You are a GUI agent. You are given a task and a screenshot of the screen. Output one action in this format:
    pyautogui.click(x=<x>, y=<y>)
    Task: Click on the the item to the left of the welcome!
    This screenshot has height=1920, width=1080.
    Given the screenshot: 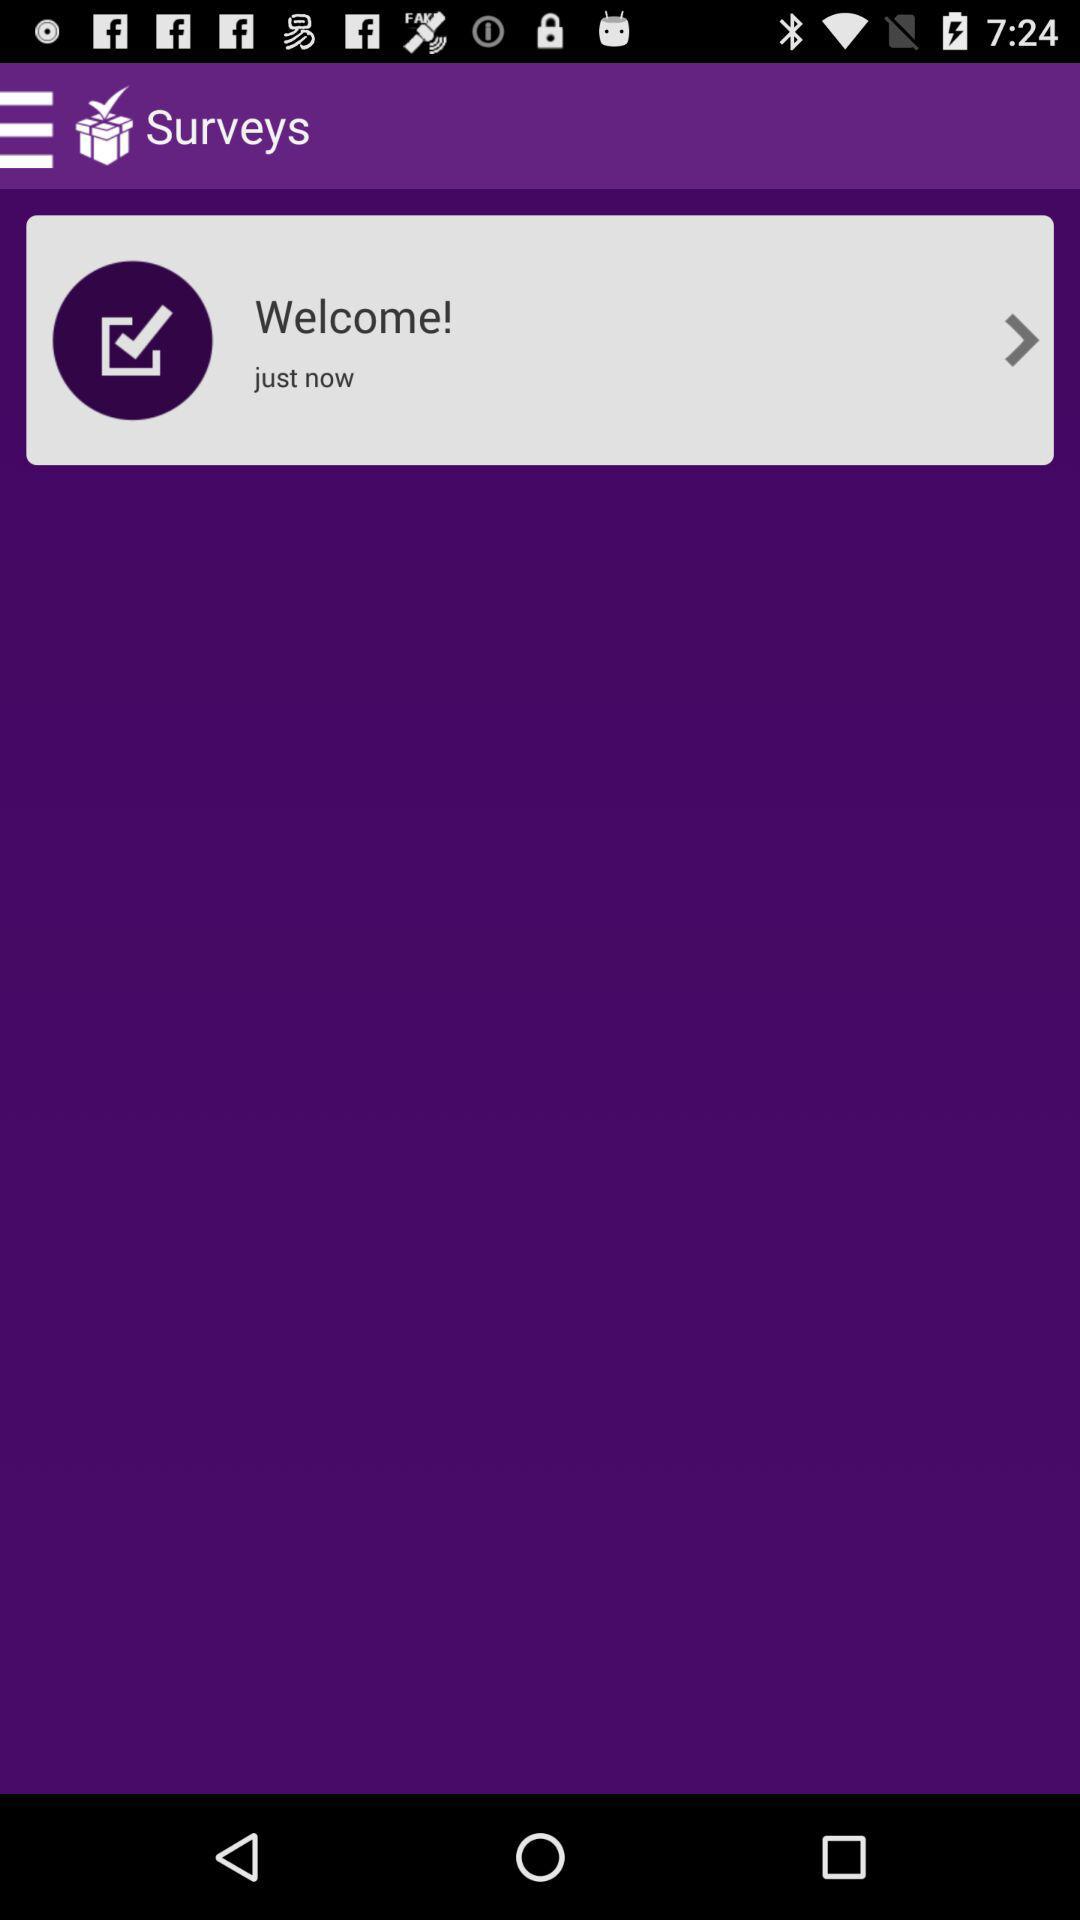 What is the action you would take?
    pyautogui.click(x=133, y=340)
    